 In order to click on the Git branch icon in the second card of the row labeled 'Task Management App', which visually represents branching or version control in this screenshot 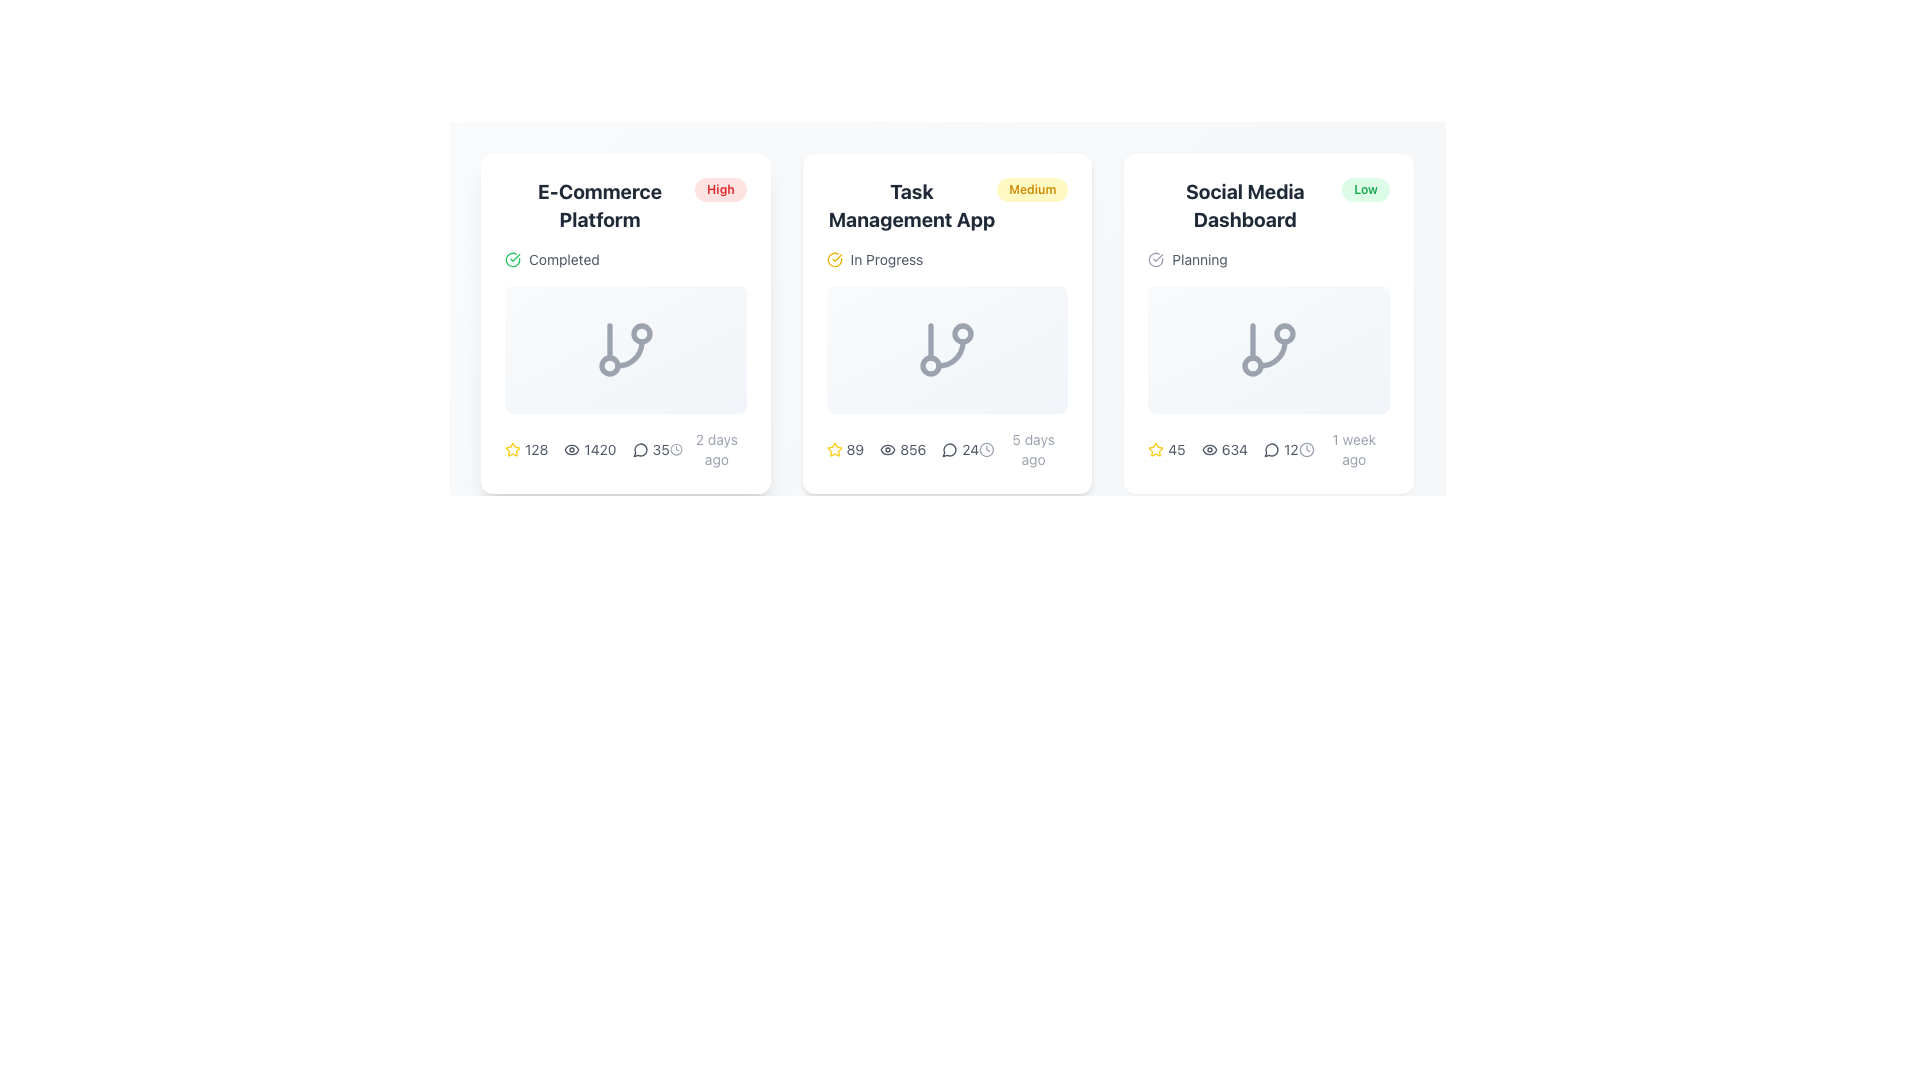, I will do `click(946, 349)`.